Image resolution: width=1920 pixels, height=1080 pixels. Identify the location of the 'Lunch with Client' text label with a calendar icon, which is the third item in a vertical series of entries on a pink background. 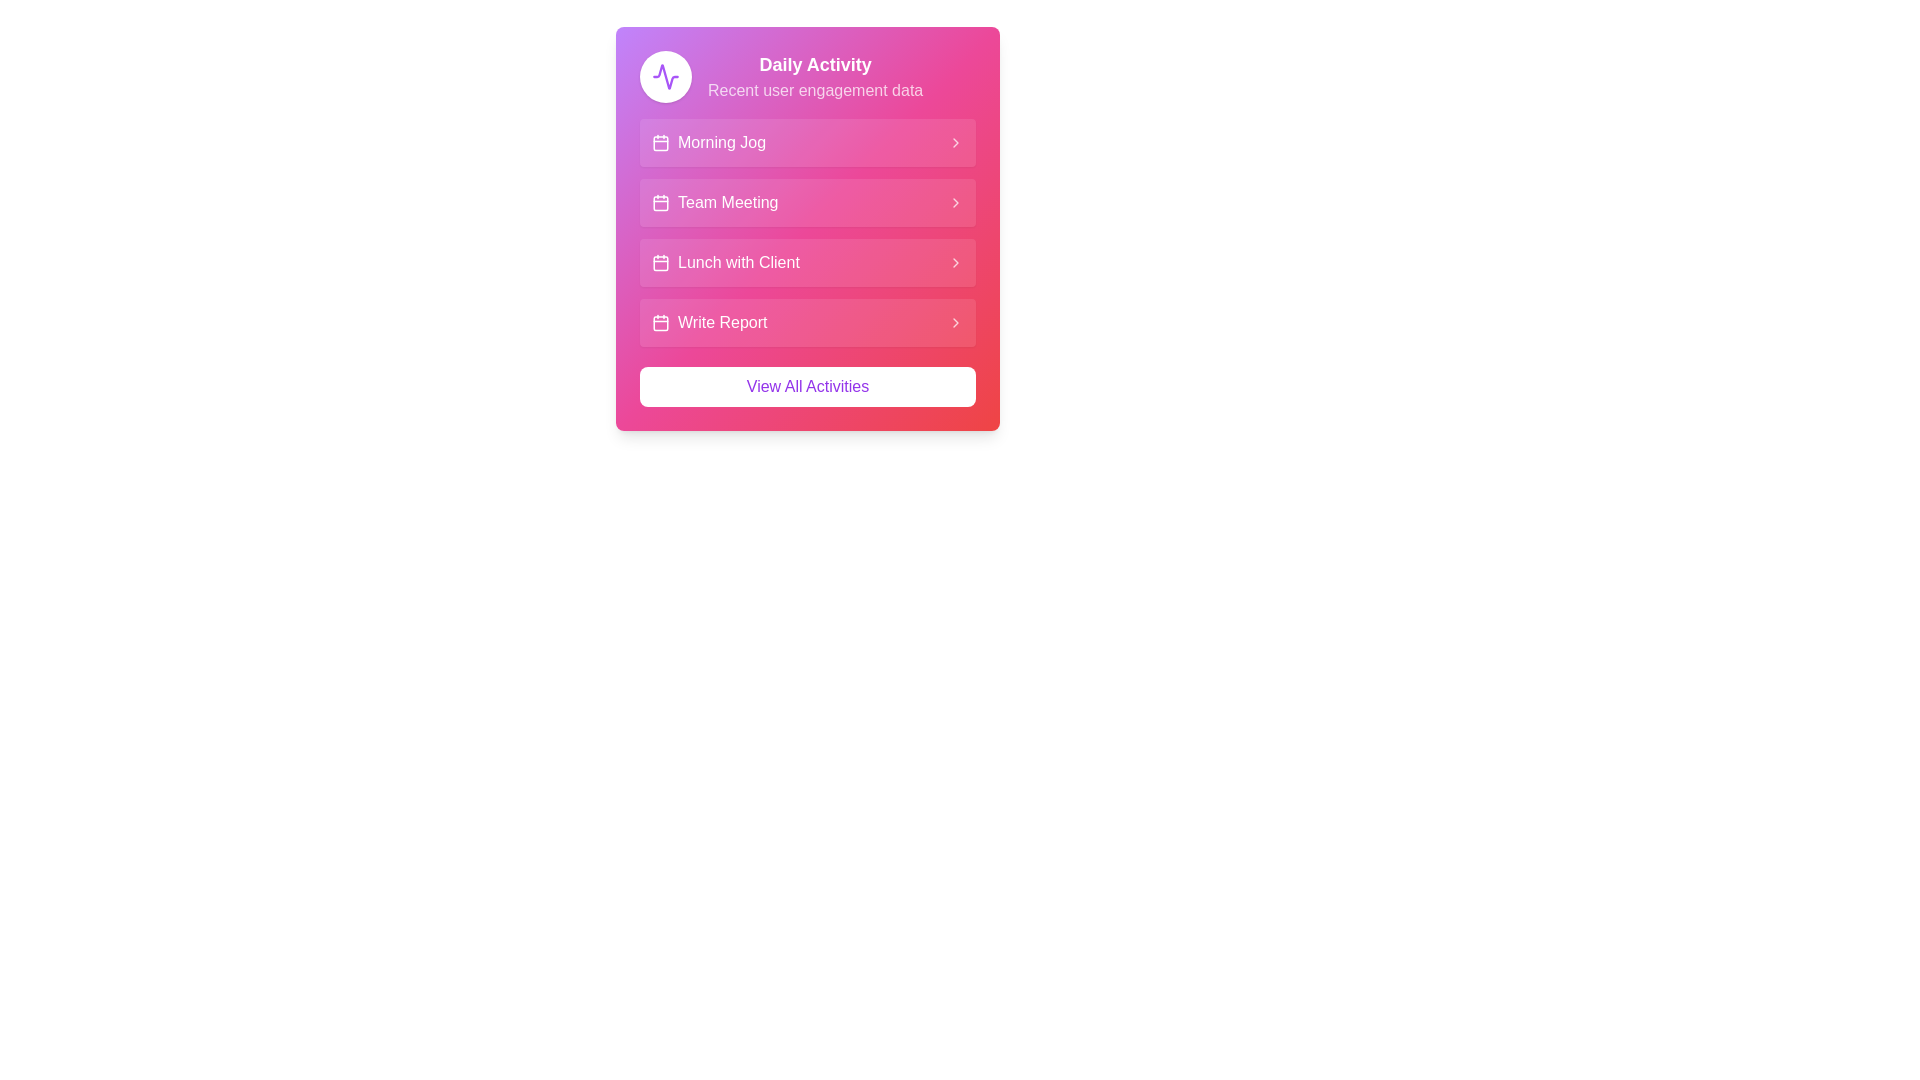
(724, 261).